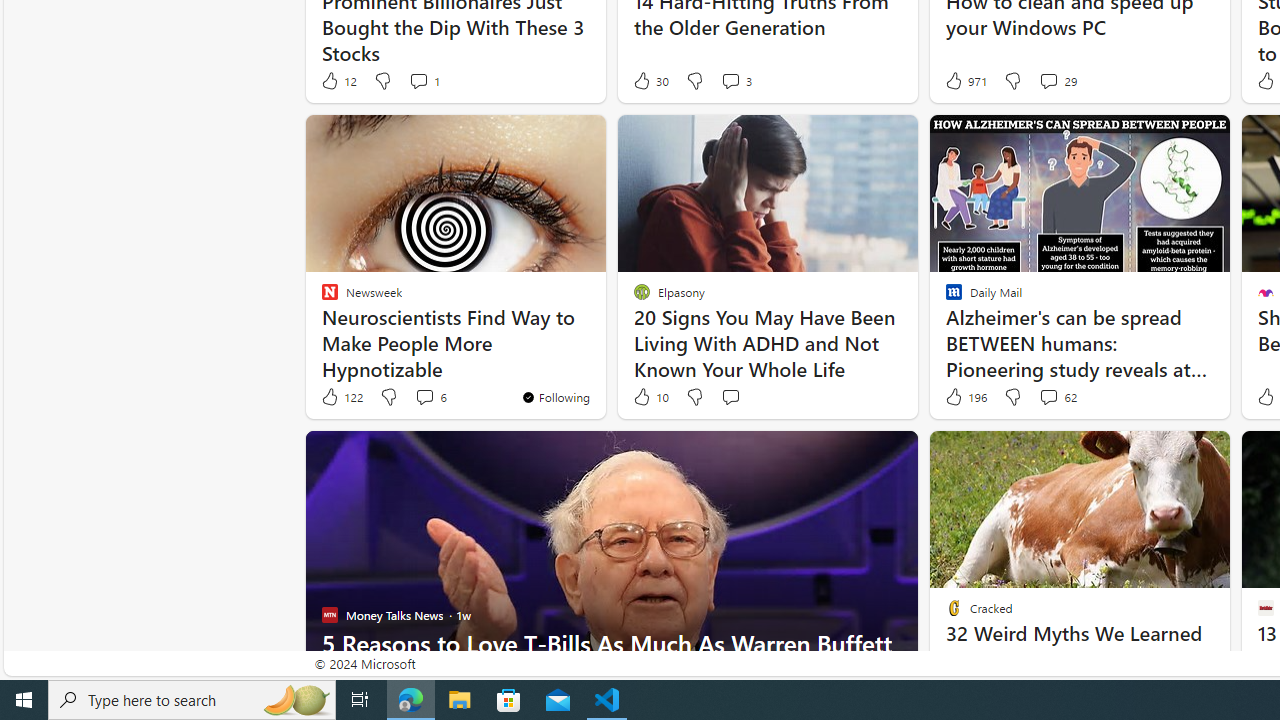  Describe the element at coordinates (337, 80) in the screenshot. I see `'12 Like'` at that location.